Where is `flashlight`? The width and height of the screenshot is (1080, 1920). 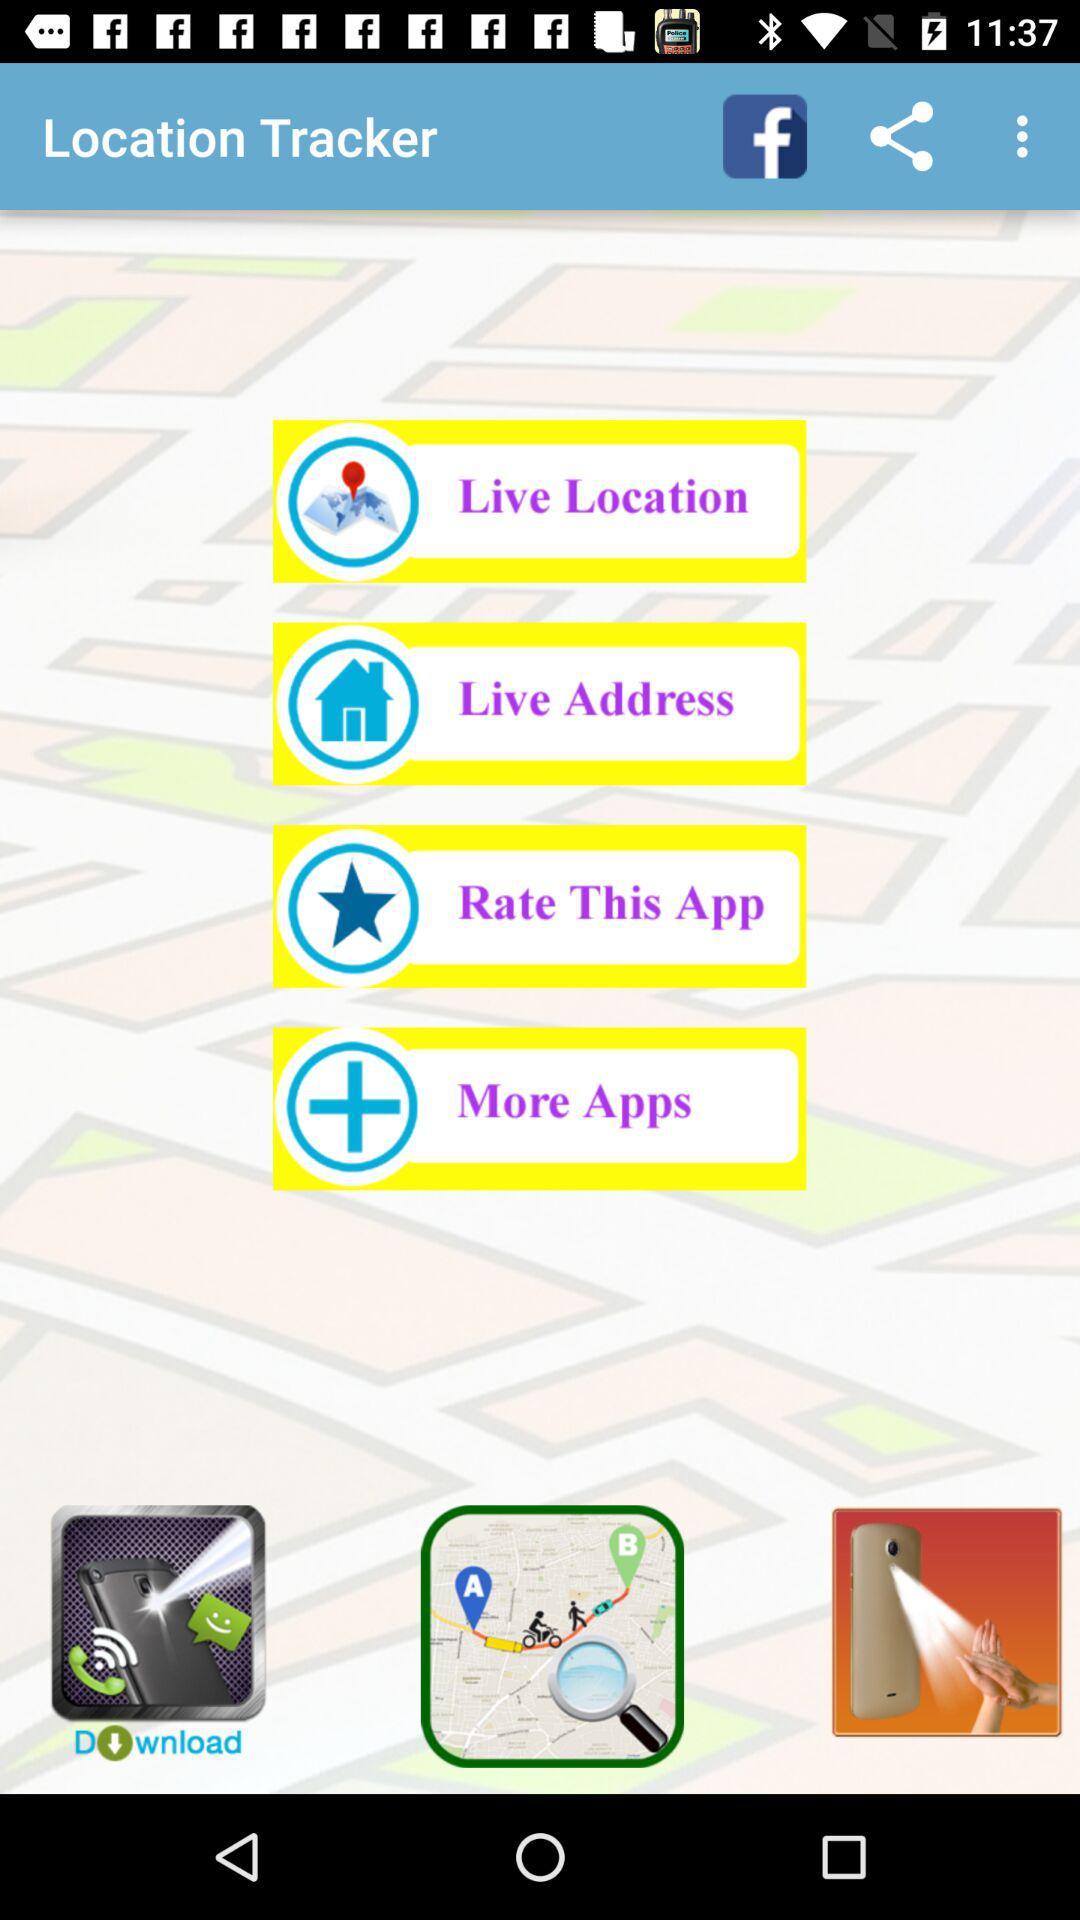
flashlight is located at coordinates (935, 1610).